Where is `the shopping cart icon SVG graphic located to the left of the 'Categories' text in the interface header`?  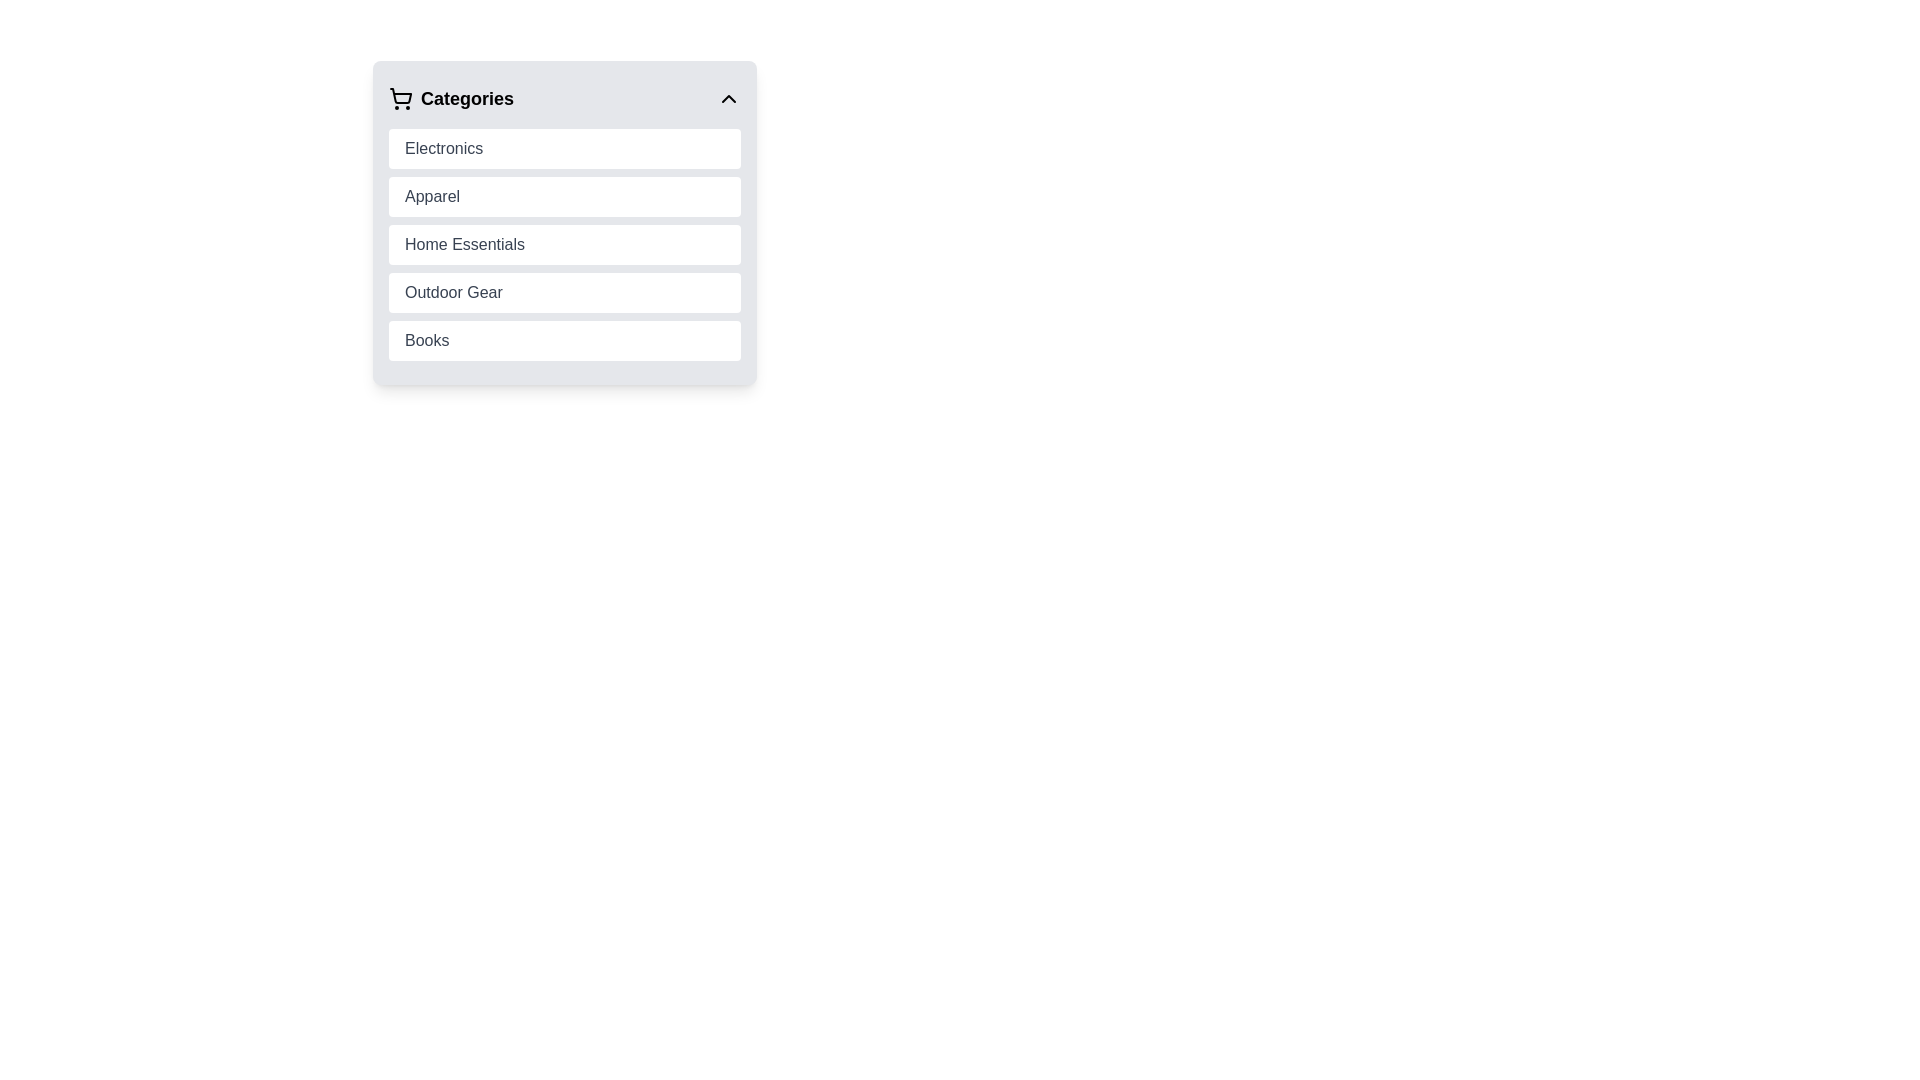 the shopping cart icon SVG graphic located to the left of the 'Categories' text in the interface header is located at coordinates (400, 96).